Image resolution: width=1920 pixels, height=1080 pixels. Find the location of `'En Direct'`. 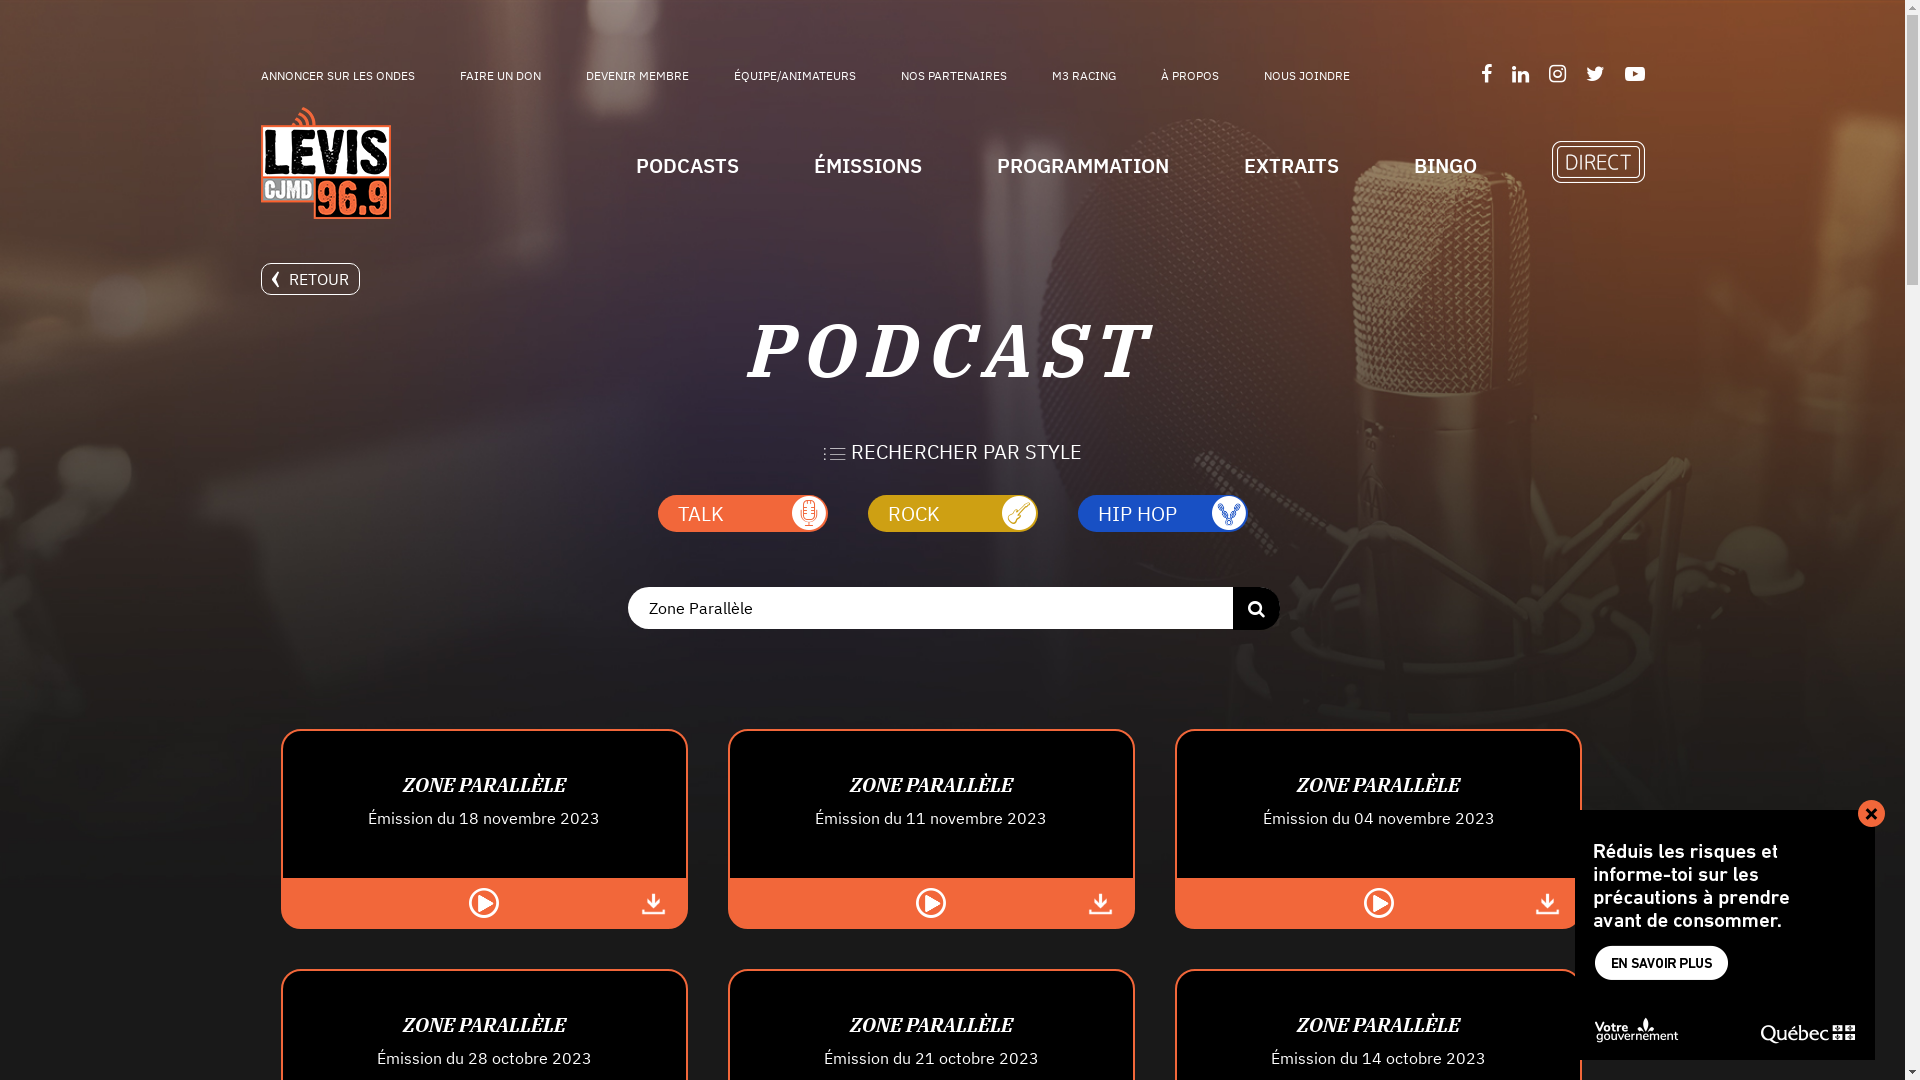

'En Direct' is located at coordinates (1597, 161).